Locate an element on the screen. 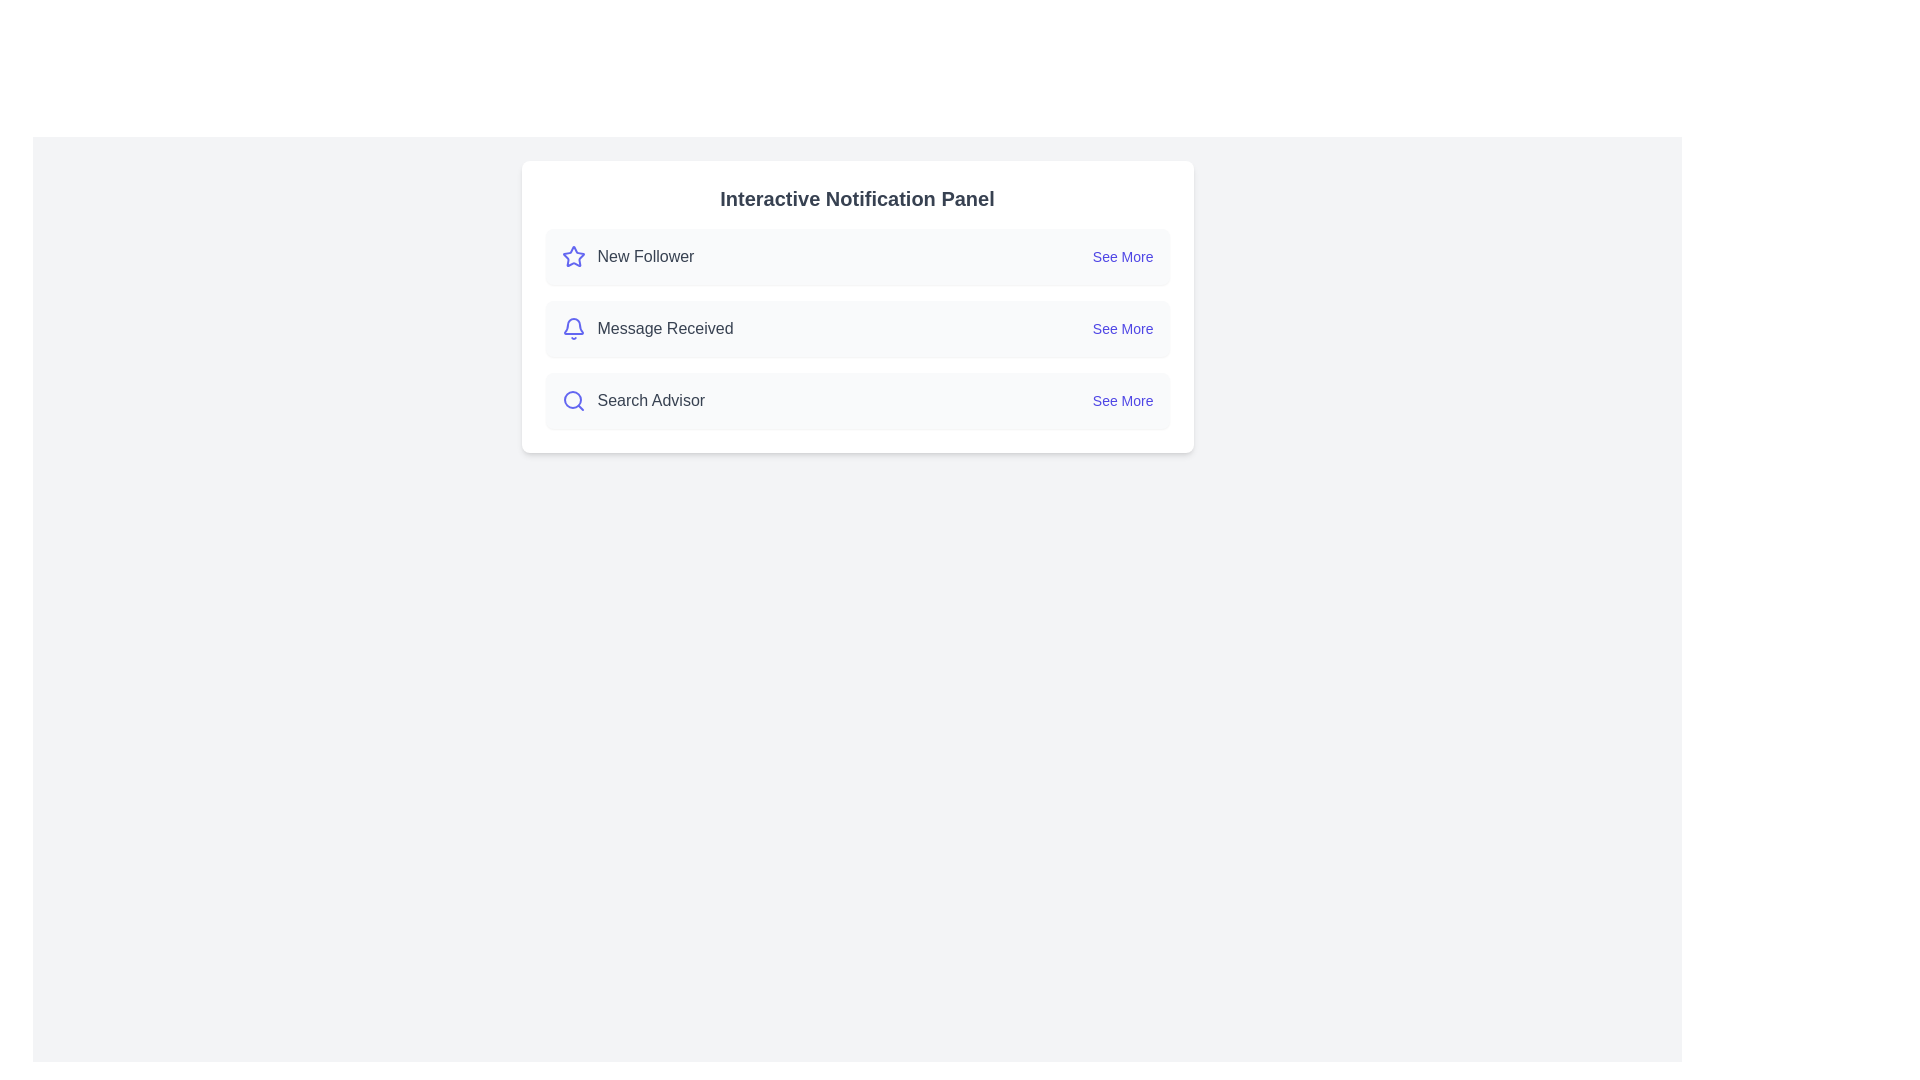 The image size is (1920, 1080). the 'Interactive Notification Panel' by clicking on it to access additional actions for individual notifications is located at coordinates (857, 307).